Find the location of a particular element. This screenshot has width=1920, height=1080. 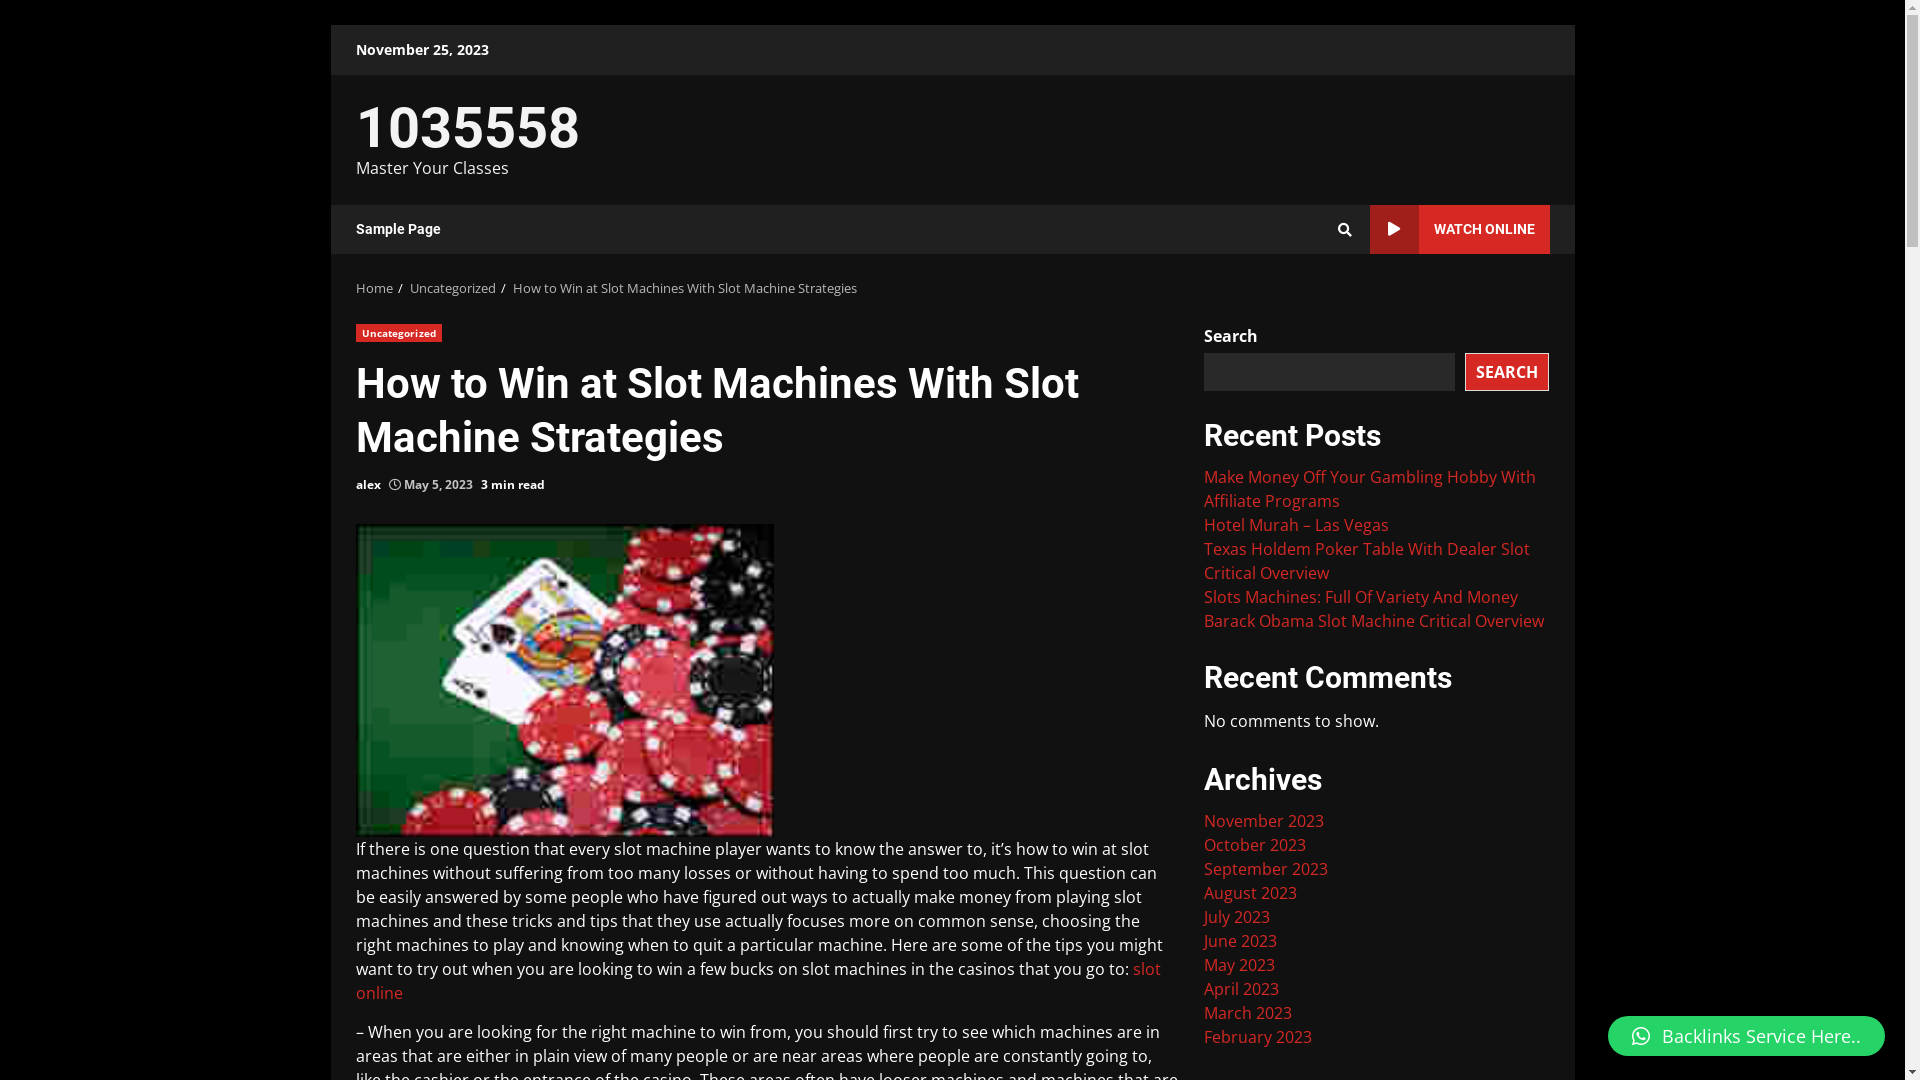

'WATCH ONLINE' is located at coordinates (1459, 228).